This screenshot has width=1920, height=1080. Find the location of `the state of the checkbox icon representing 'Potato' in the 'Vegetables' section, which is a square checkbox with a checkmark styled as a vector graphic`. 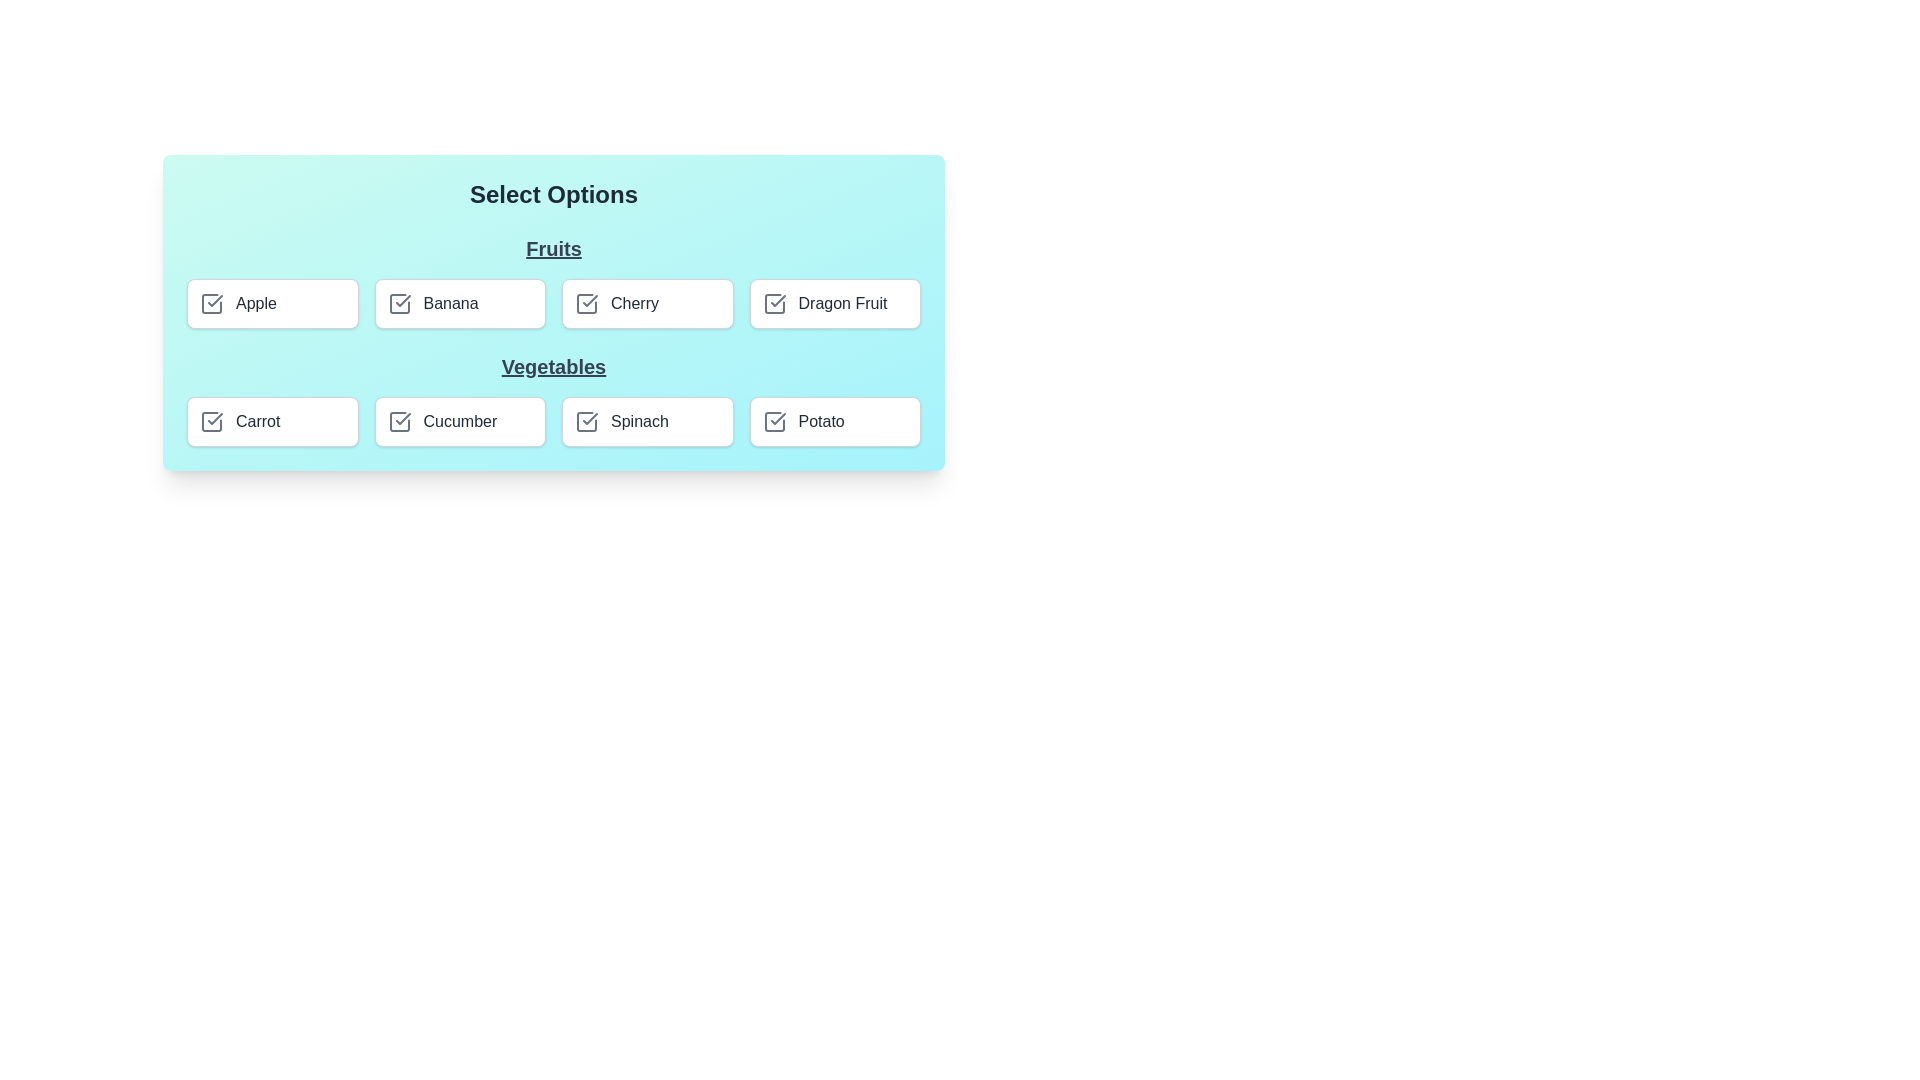

the state of the checkbox icon representing 'Potato' in the 'Vegetables' section, which is a square checkbox with a checkmark styled as a vector graphic is located at coordinates (773, 420).